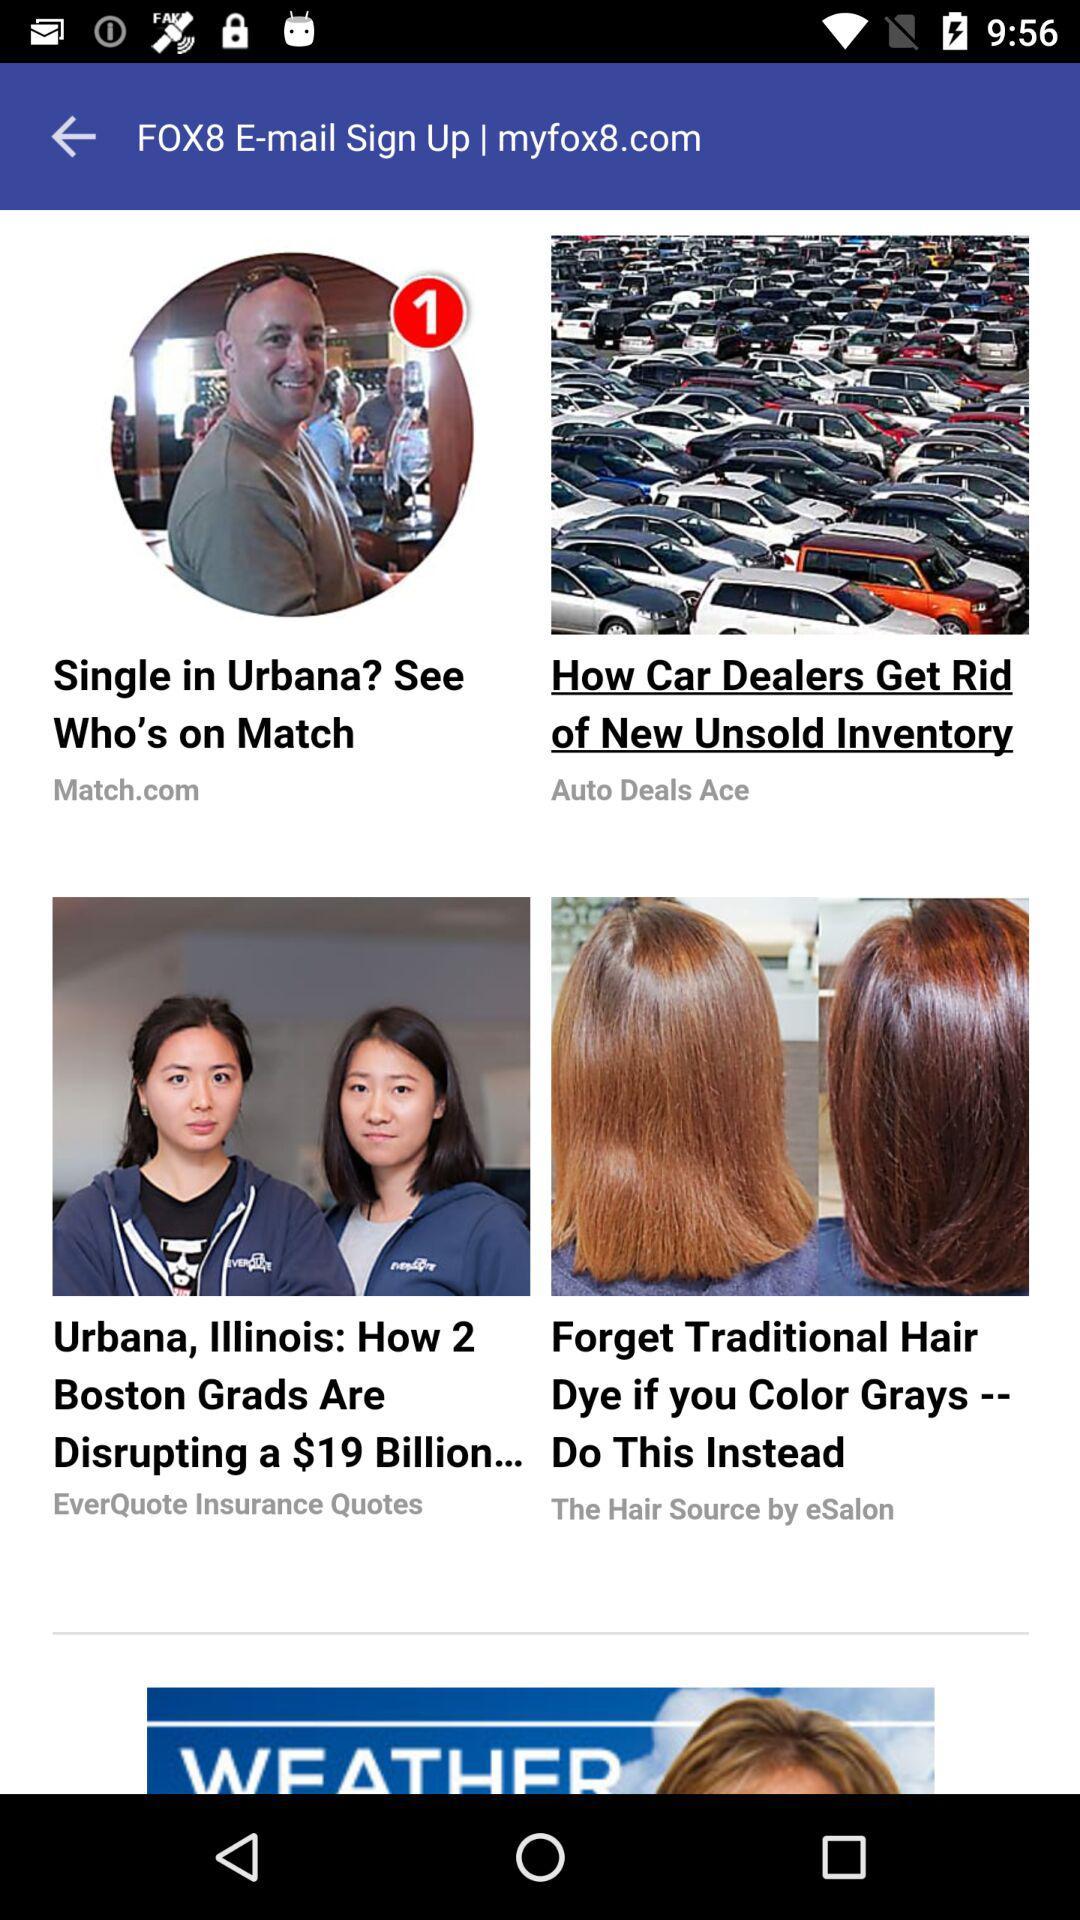 Image resolution: width=1080 pixels, height=1920 pixels. Describe the element at coordinates (540, 1002) in the screenshot. I see `article` at that location.